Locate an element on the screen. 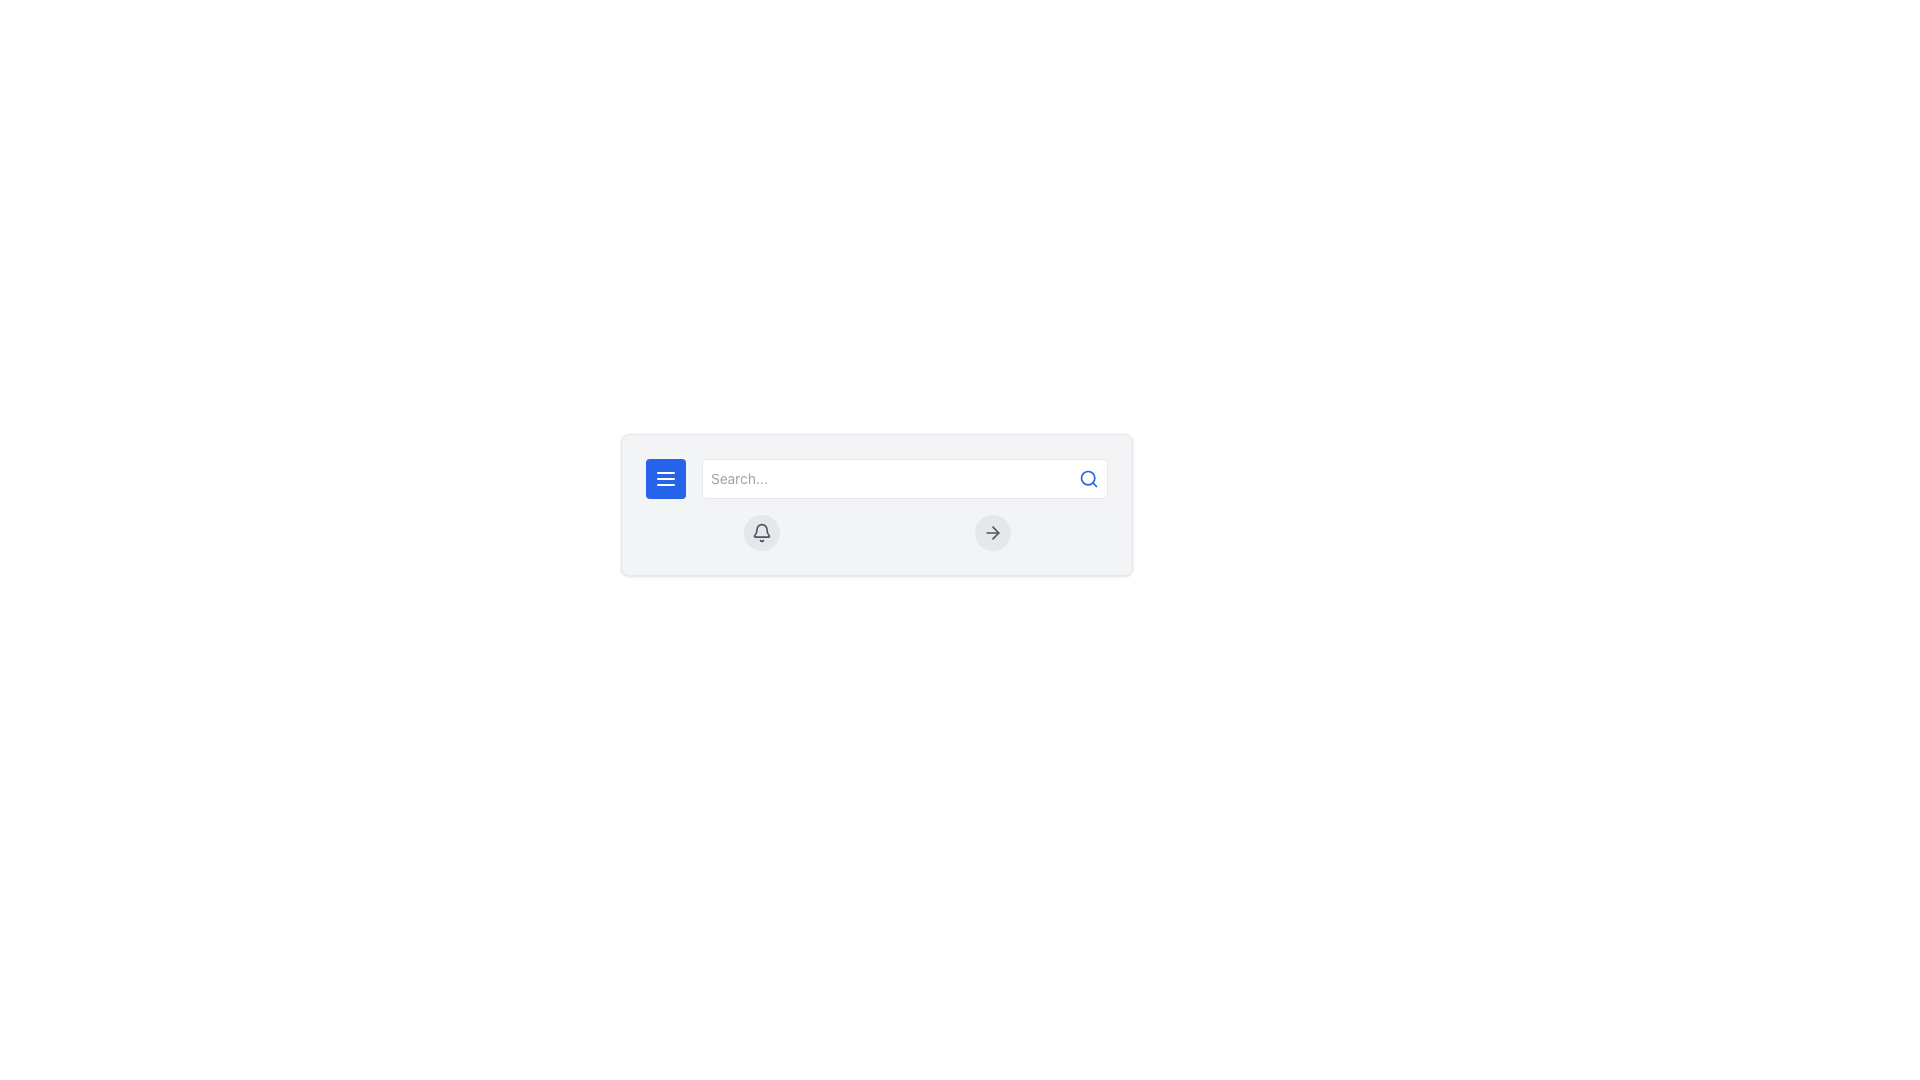 This screenshot has width=1920, height=1080. the blue menu toggle icon located at the top-left of the search bar is located at coordinates (666, 478).